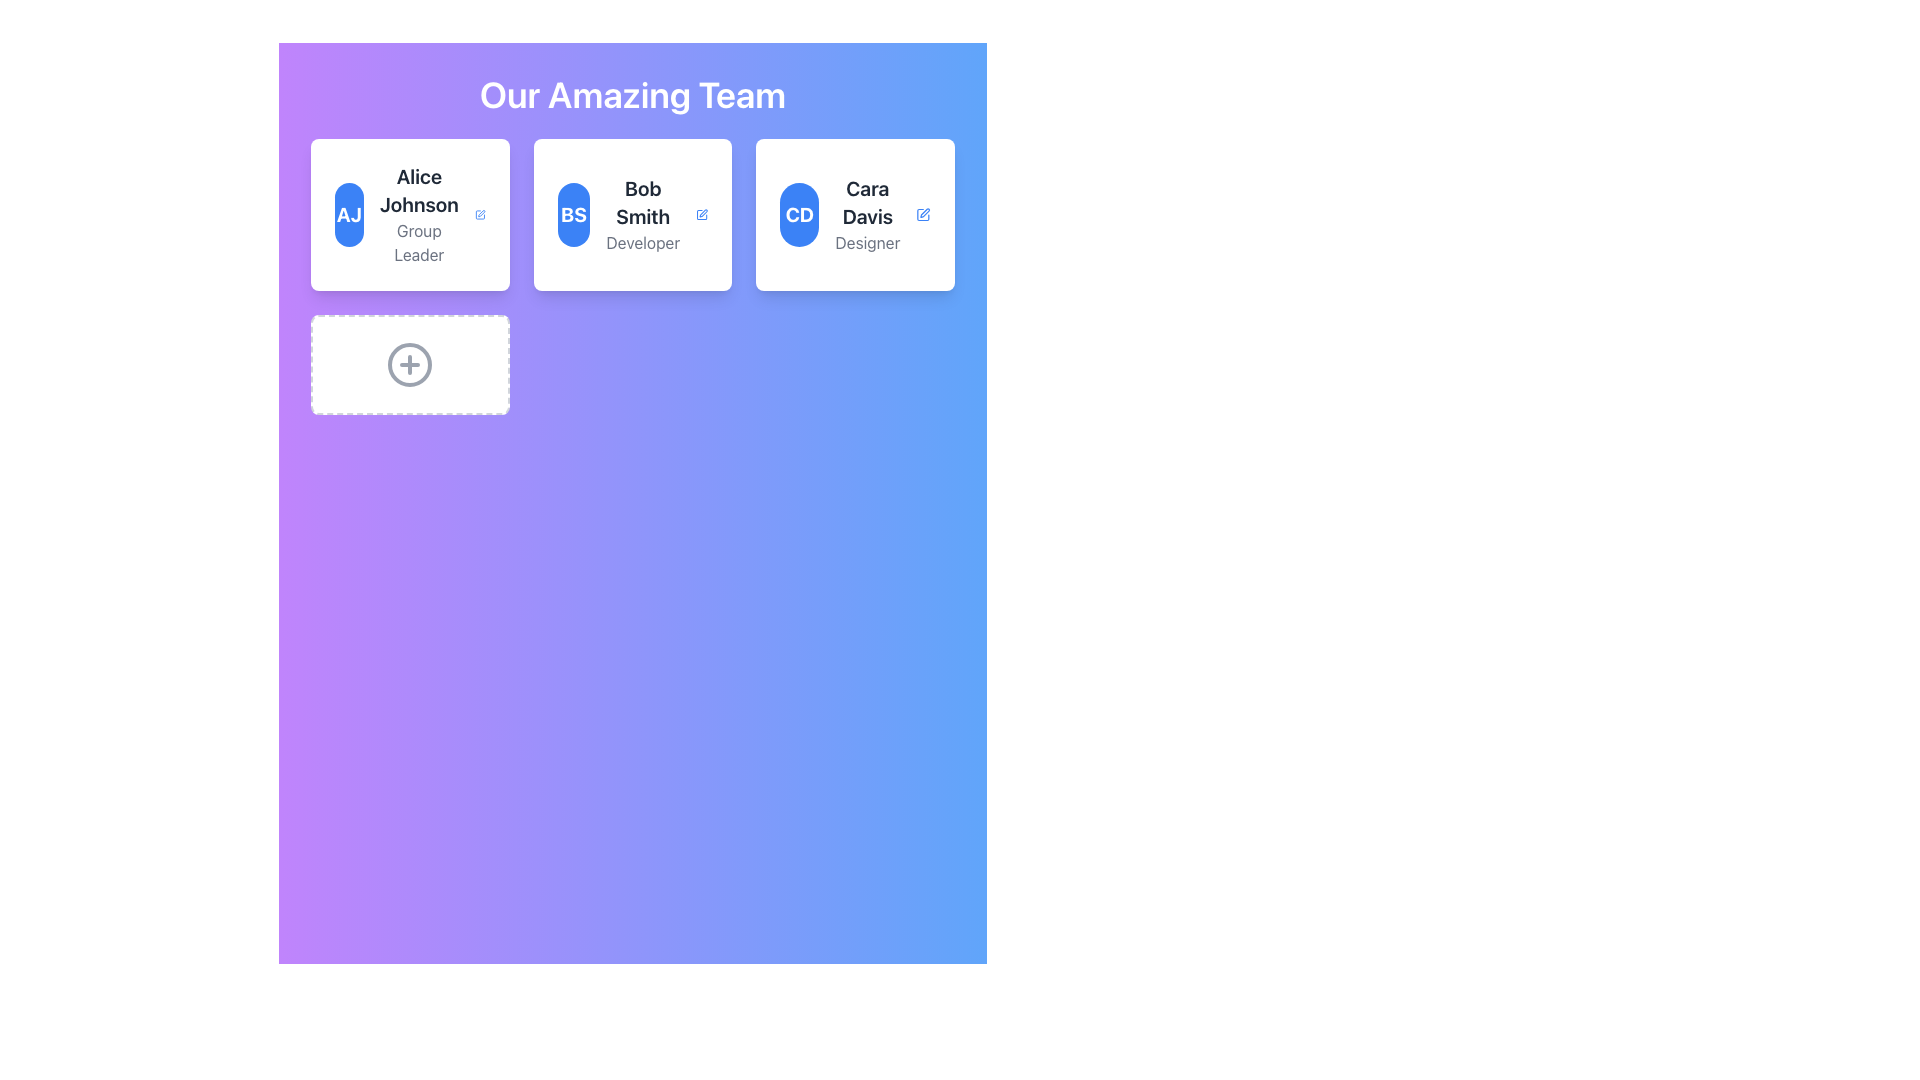 The image size is (1920, 1080). What do you see at coordinates (867, 242) in the screenshot?
I see `the descriptive label indicating the profession or role associated with 'Cara Davis', which is positioned below the name in the rightmost column of the grid layout` at bounding box center [867, 242].